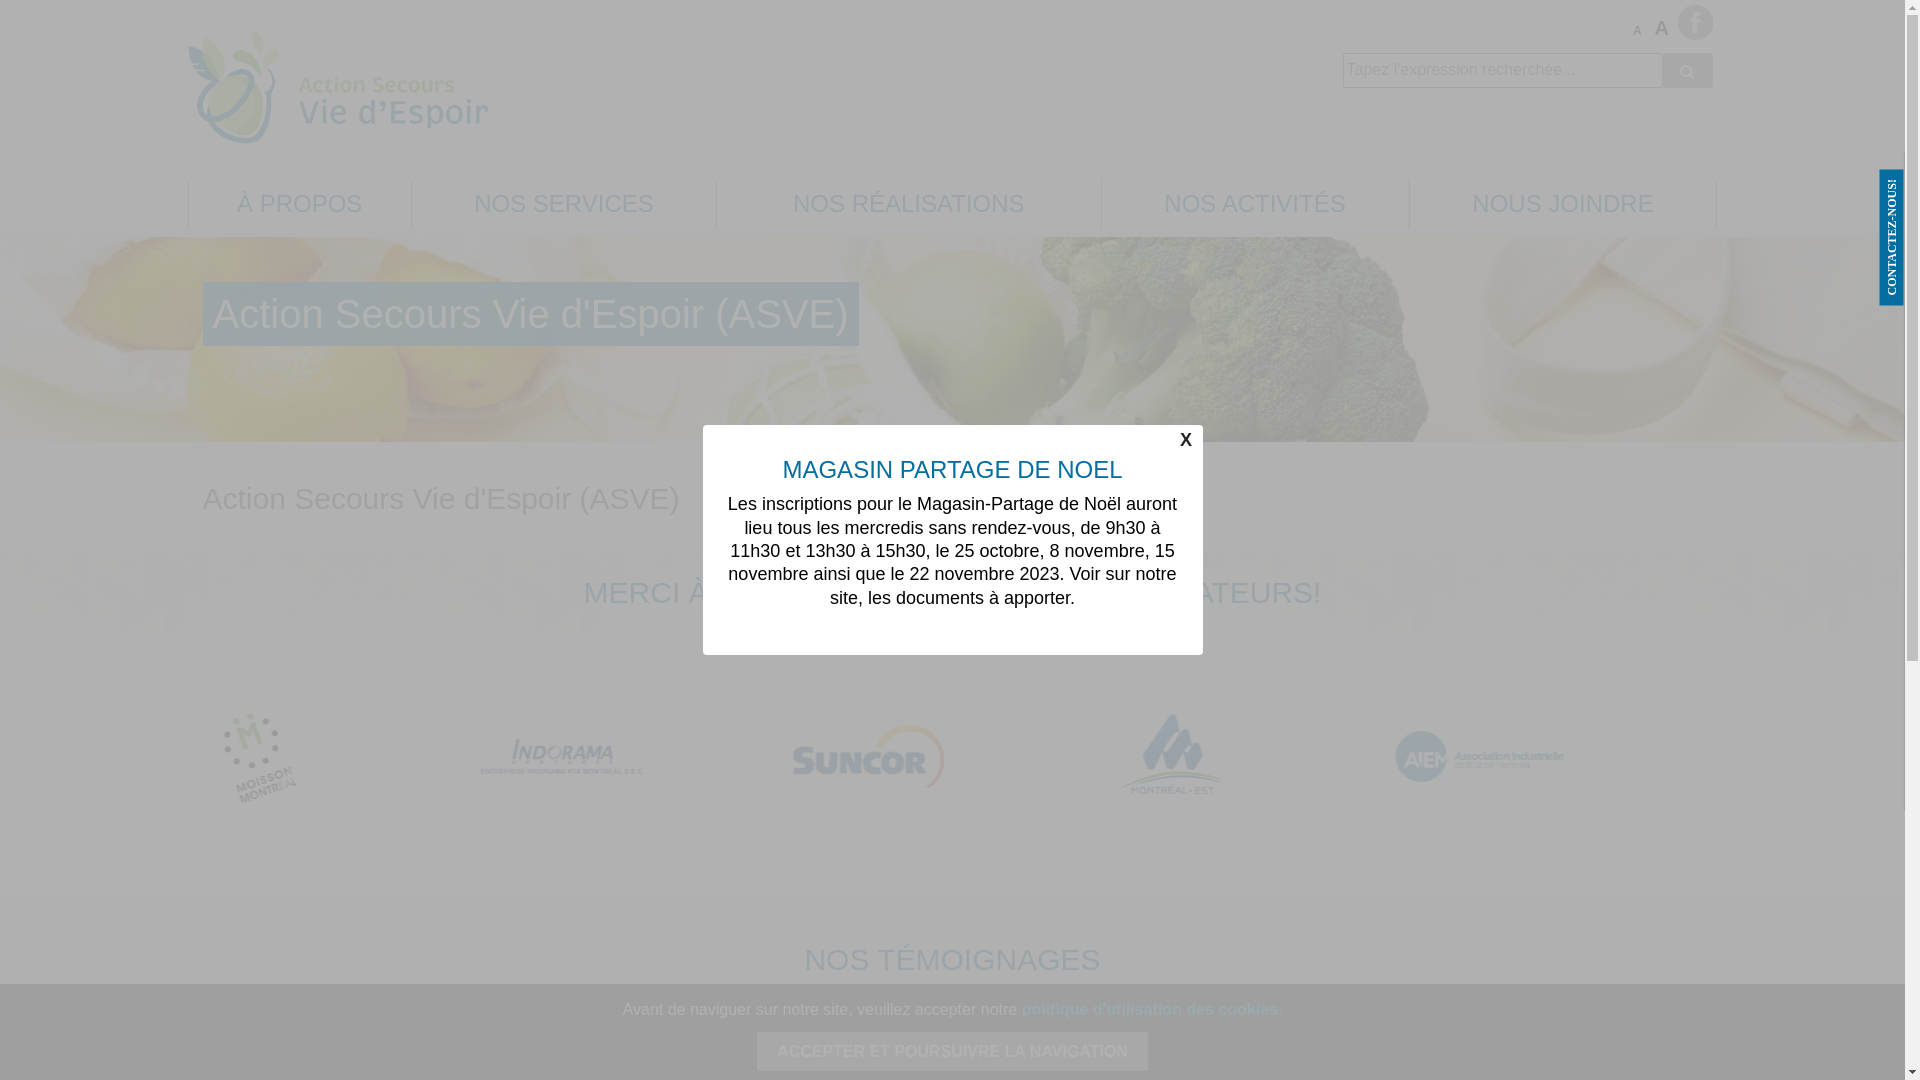 The height and width of the screenshot is (1080, 1920). I want to click on 'A', so click(1641, 31).